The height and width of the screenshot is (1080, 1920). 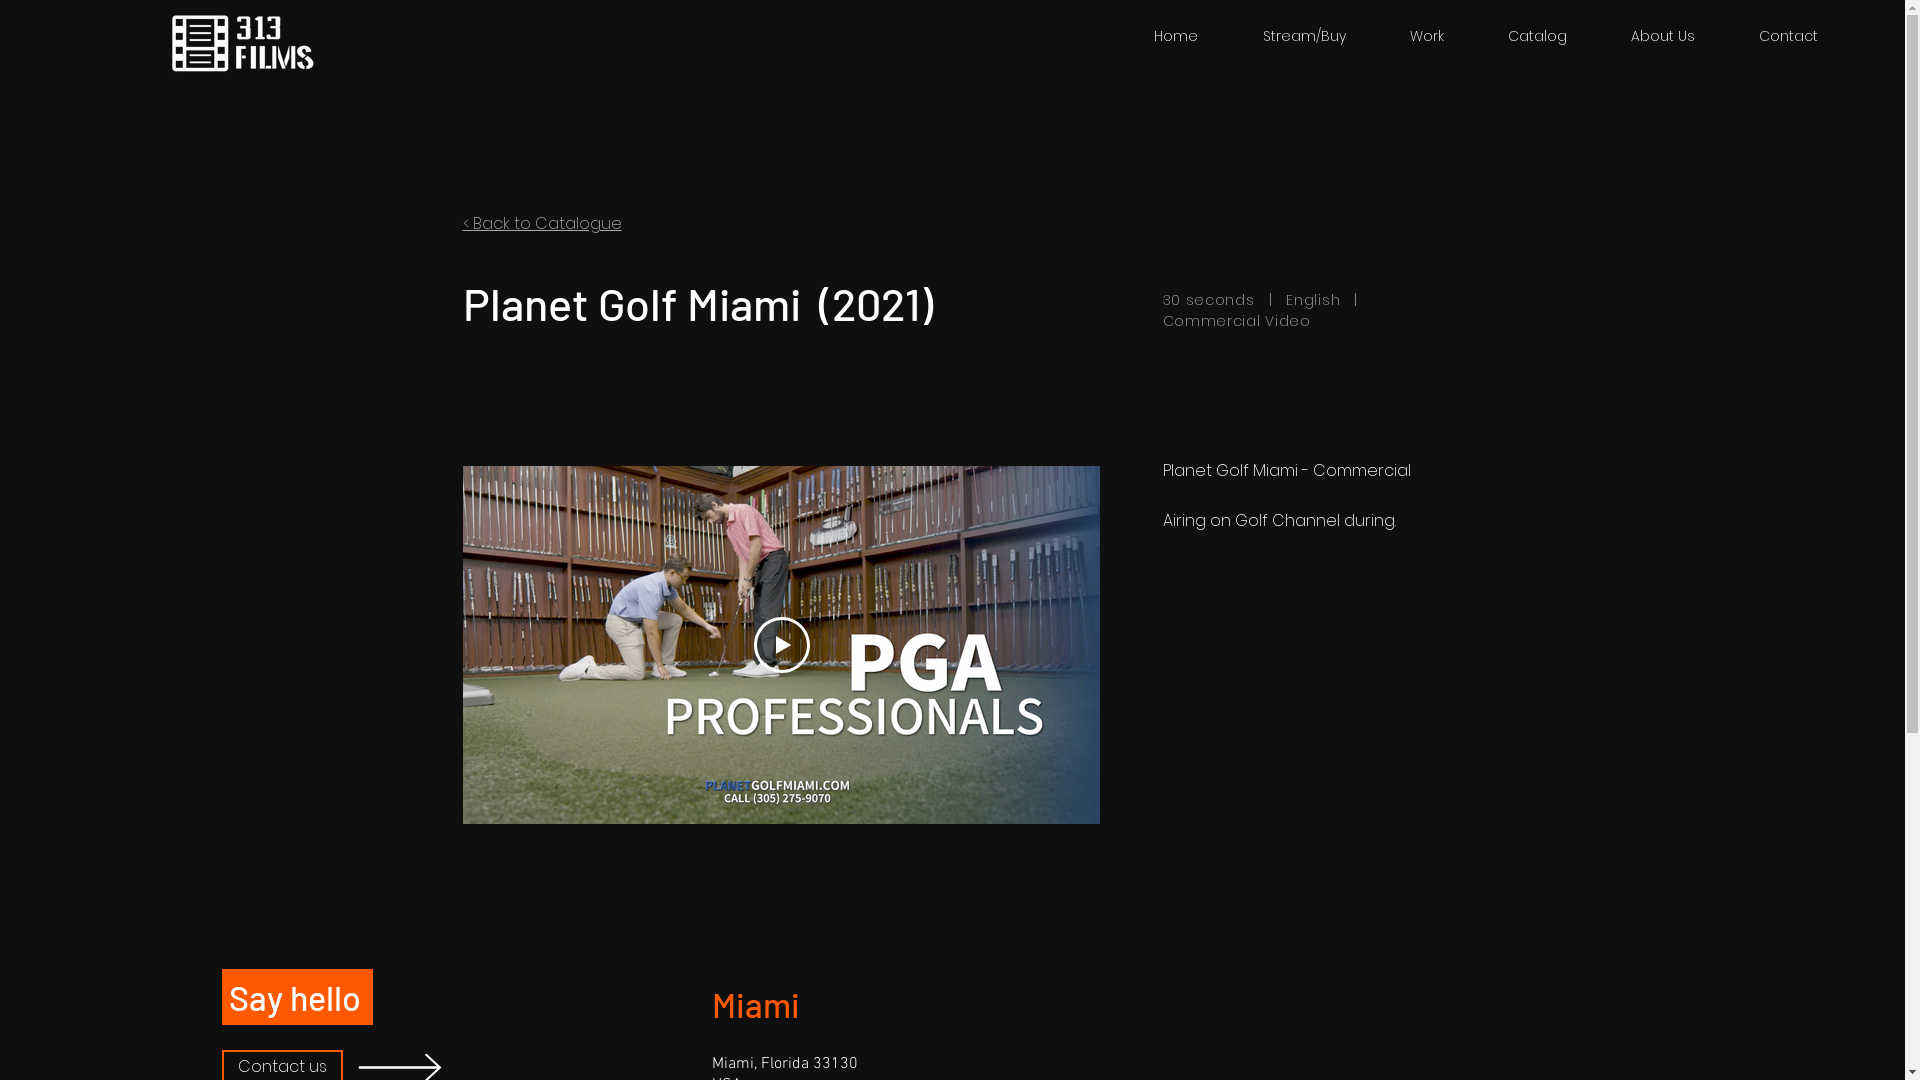 I want to click on '< Back to Catalogue', so click(x=541, y=223).